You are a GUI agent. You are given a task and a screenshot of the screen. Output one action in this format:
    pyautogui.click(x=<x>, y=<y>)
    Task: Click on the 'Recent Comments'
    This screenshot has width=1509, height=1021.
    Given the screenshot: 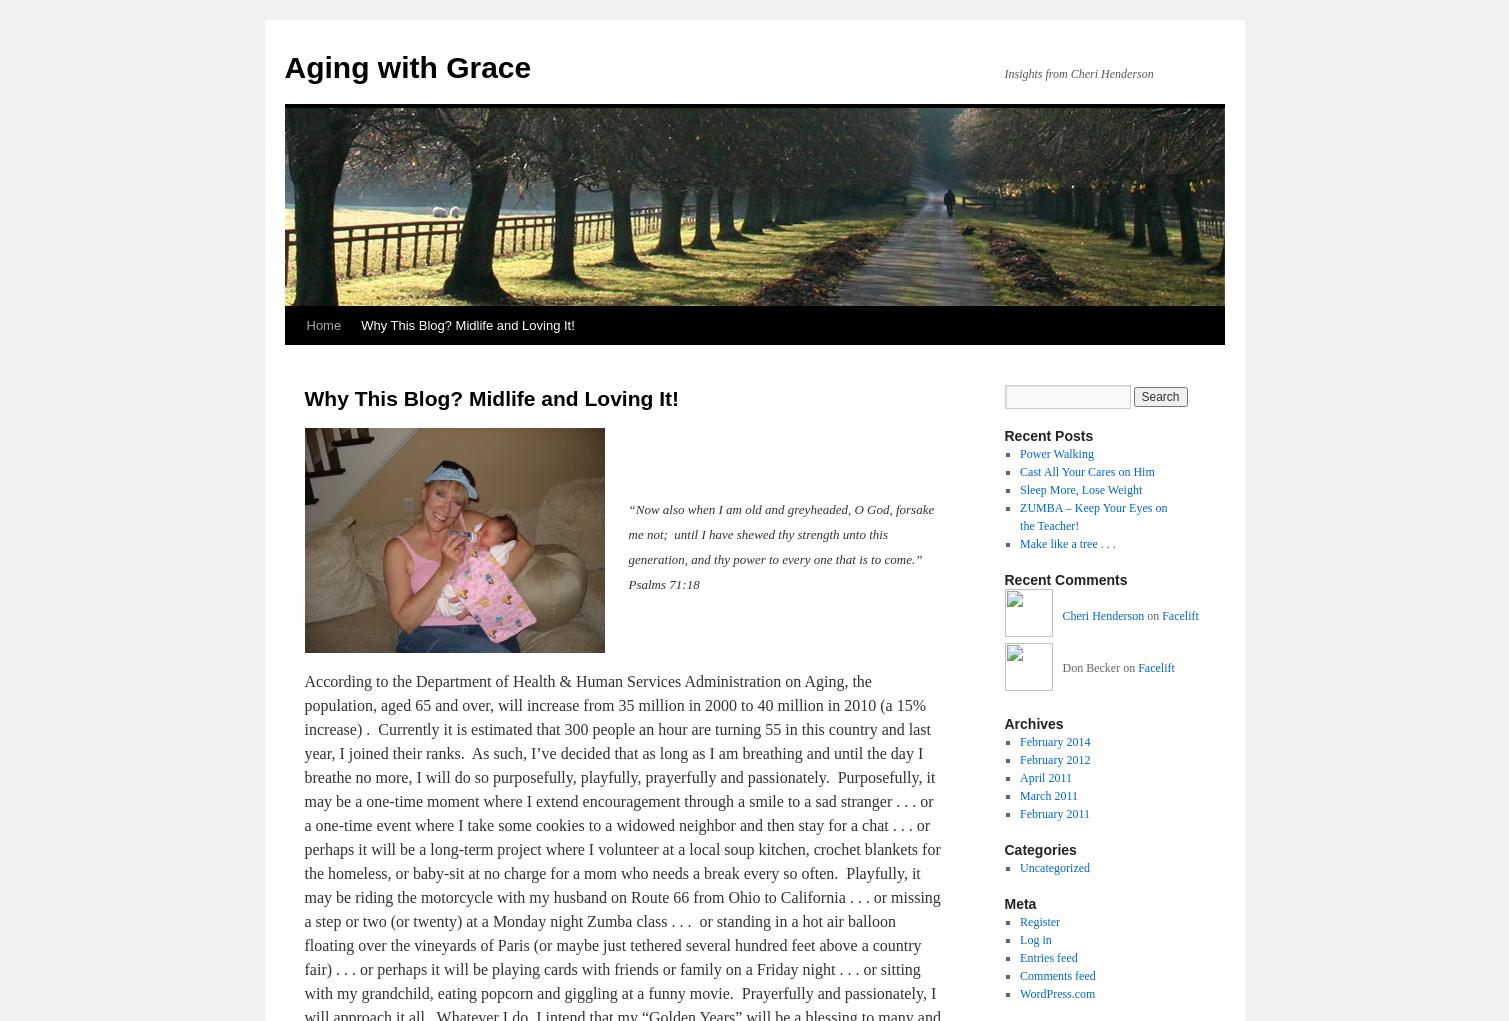 What is the action you would take?
    pyautogui.click(x=1065, y=579)
    